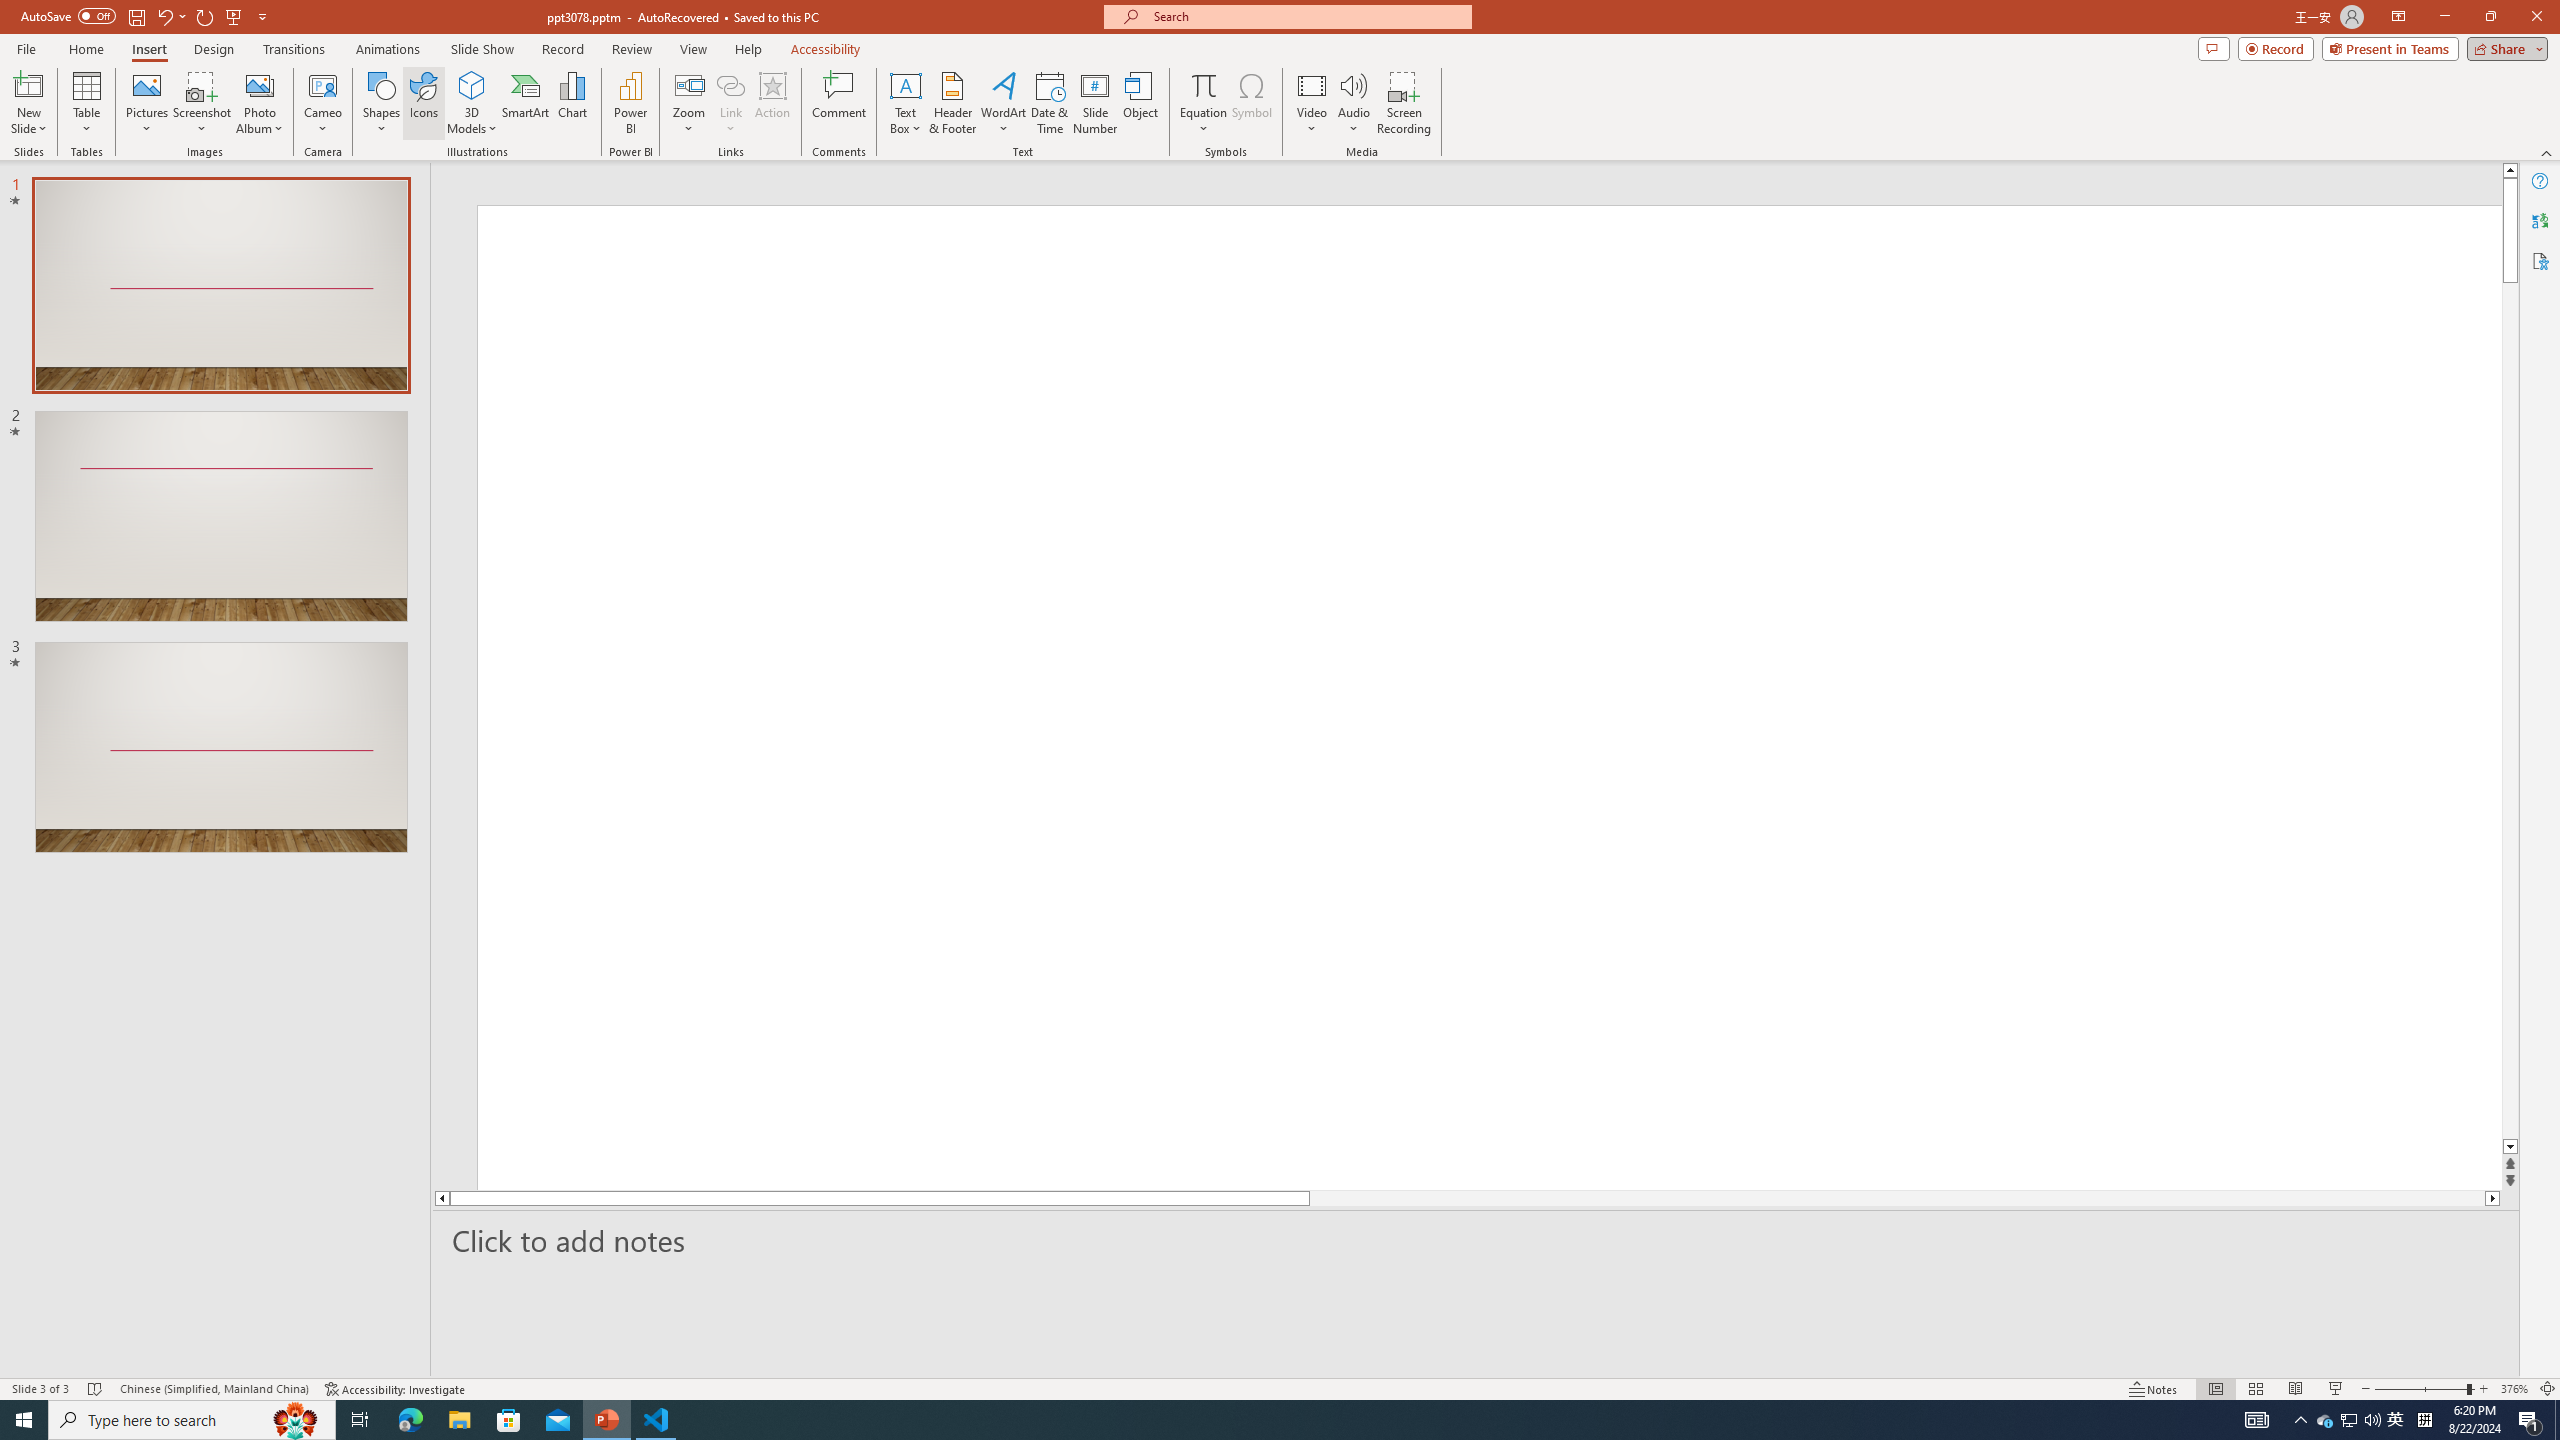 The height and width of the screenshot is (1440, 2560). I want to click on 'Photo Album...', so click(258, 103).